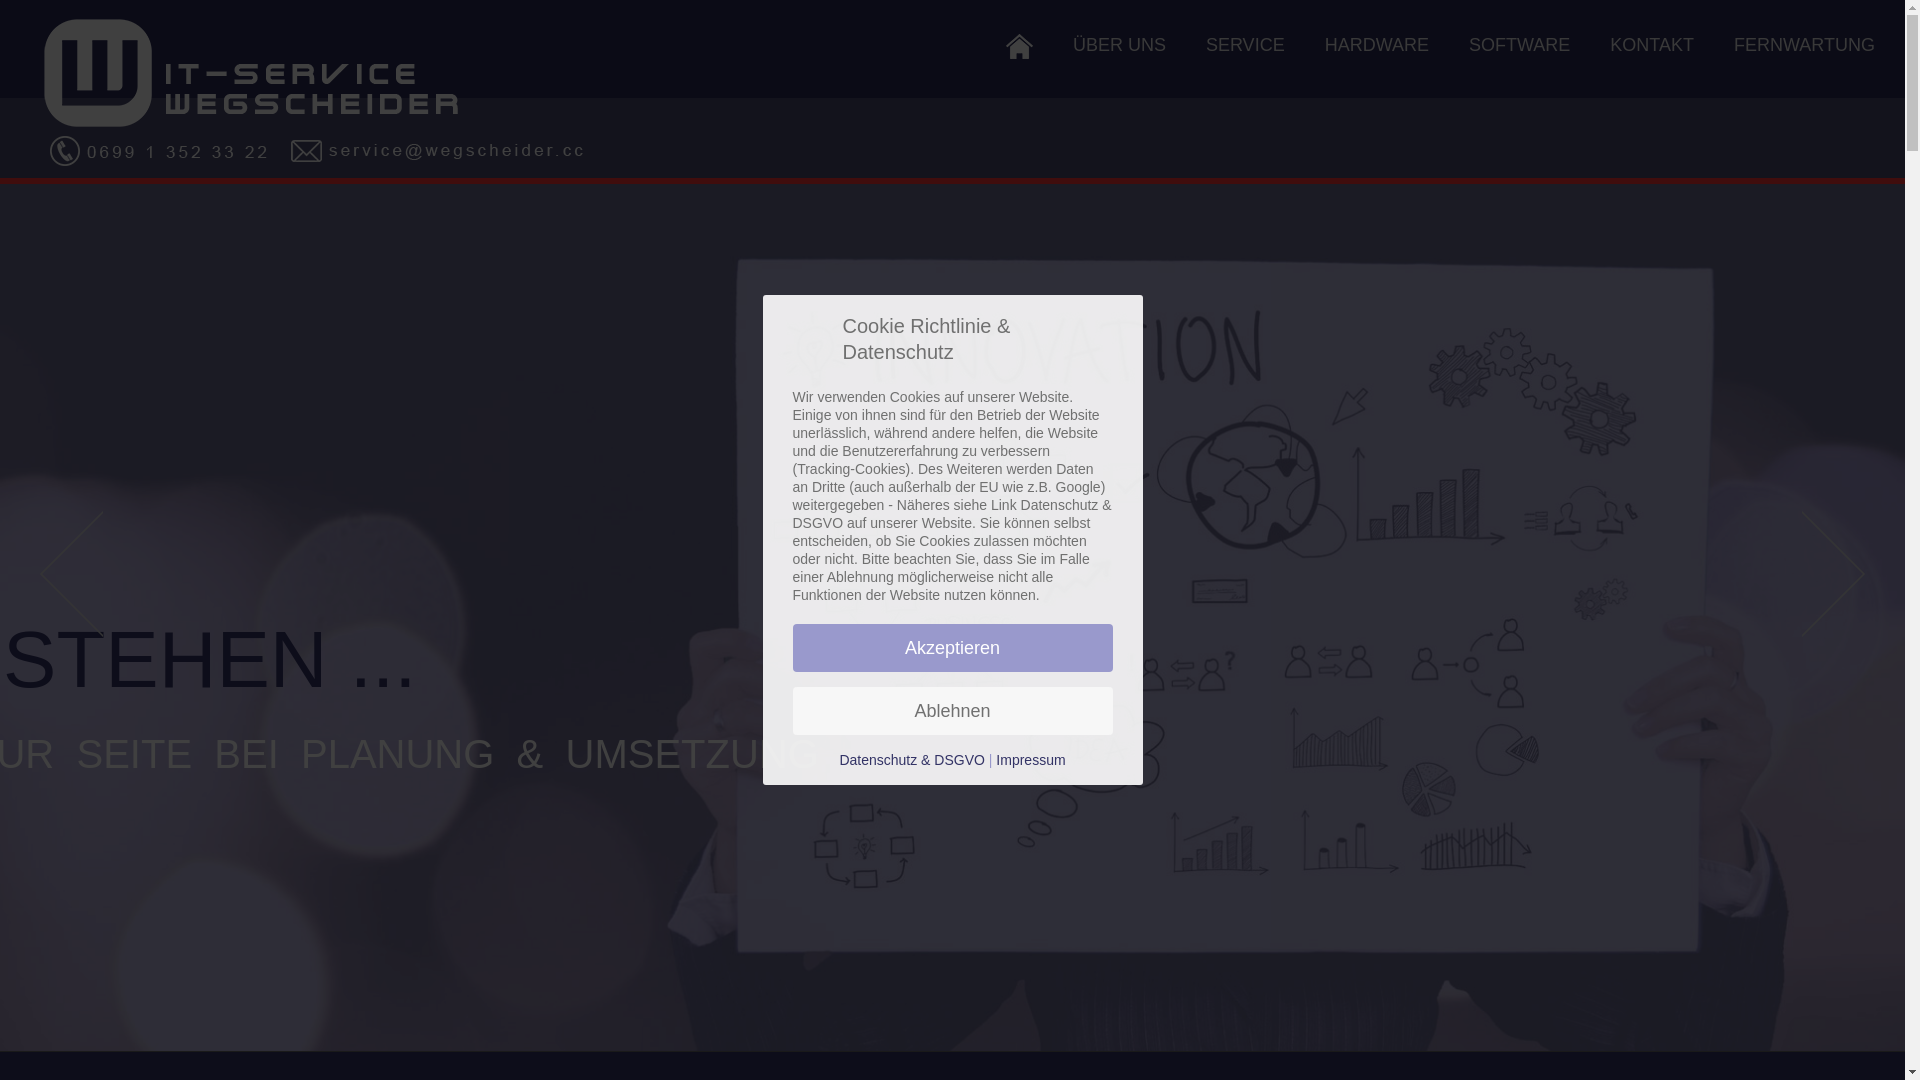 This screenshot has width=1920, height=1080. I want to click on 'Impressum', so click(1030, 759).